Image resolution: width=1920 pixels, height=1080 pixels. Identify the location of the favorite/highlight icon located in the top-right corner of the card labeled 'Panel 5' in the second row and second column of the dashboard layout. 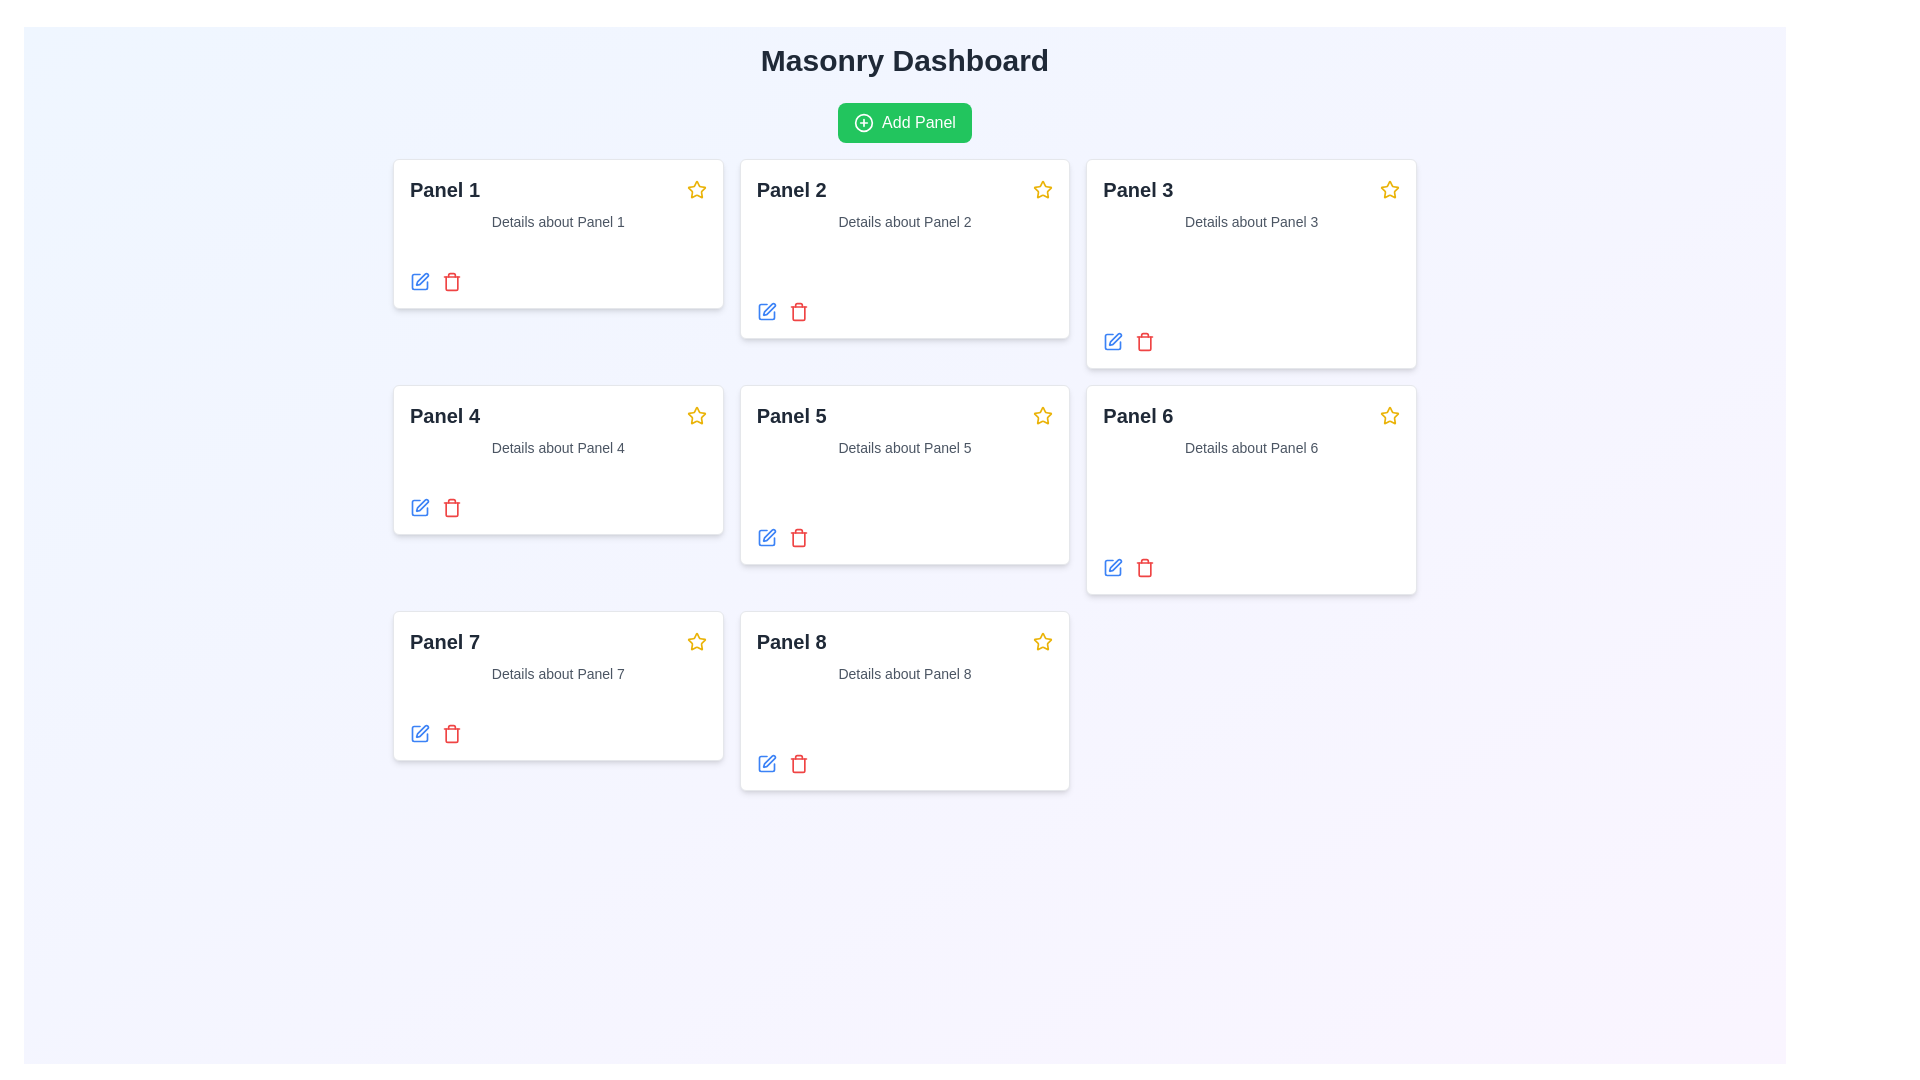
(1042, 414).